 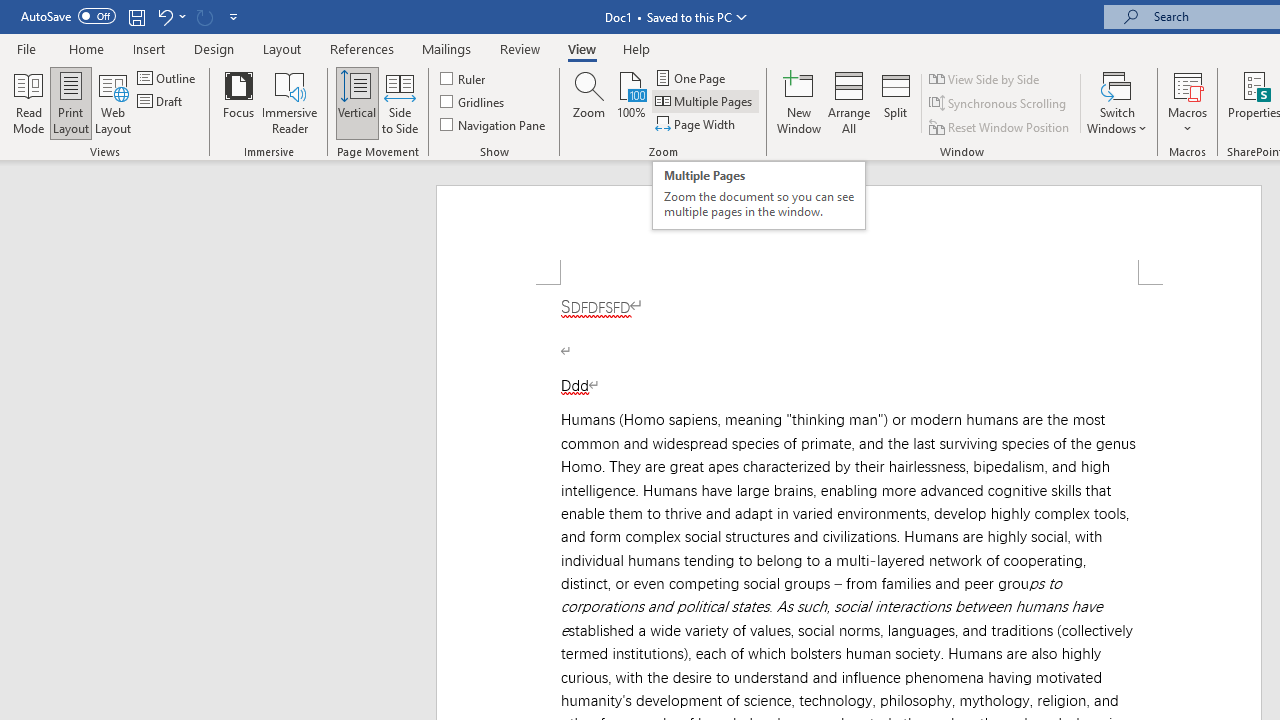 I want to click on 'Split', so click(x=895, y=103).